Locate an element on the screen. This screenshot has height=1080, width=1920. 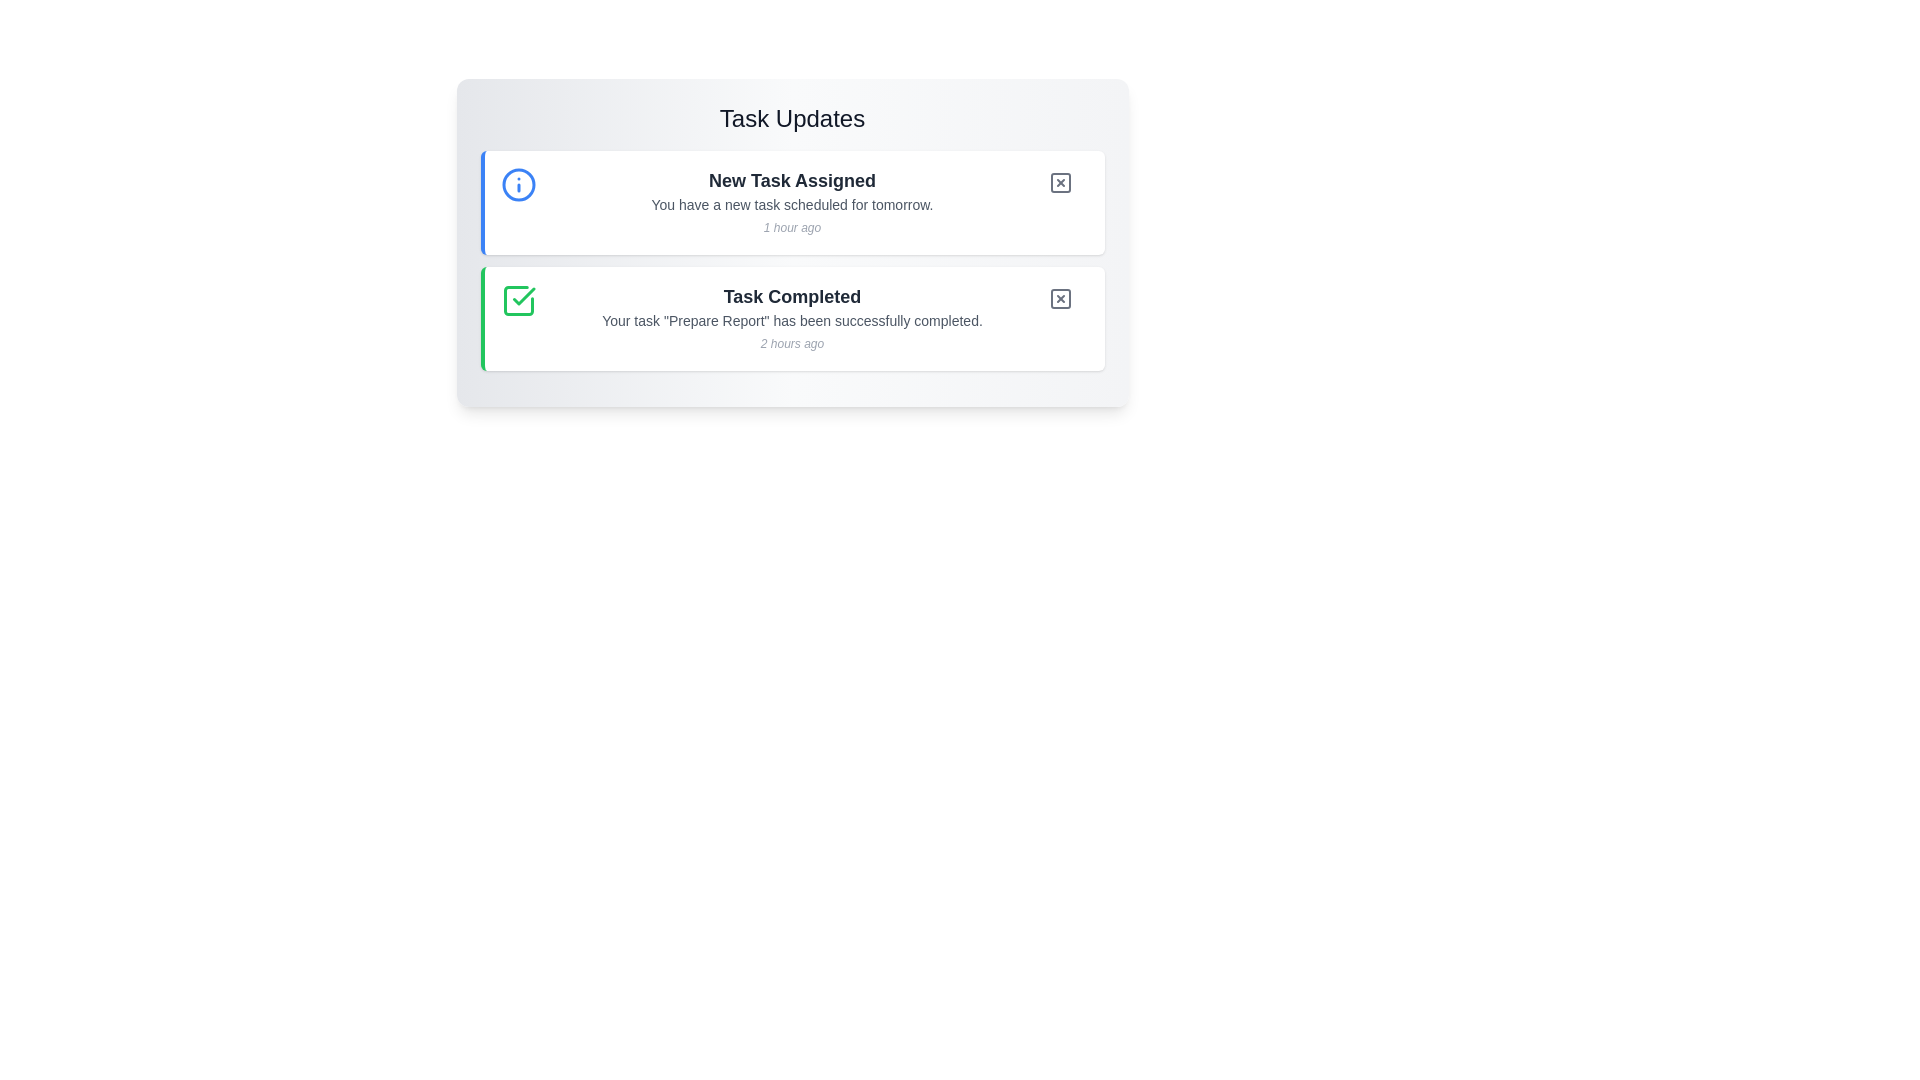
the static text displaying '2 hours ago' which is positioned below the message 'Your task "Prepare Report" has been successfully completed.' in the 'Task Completed' card is located at coordinates (791, 342).